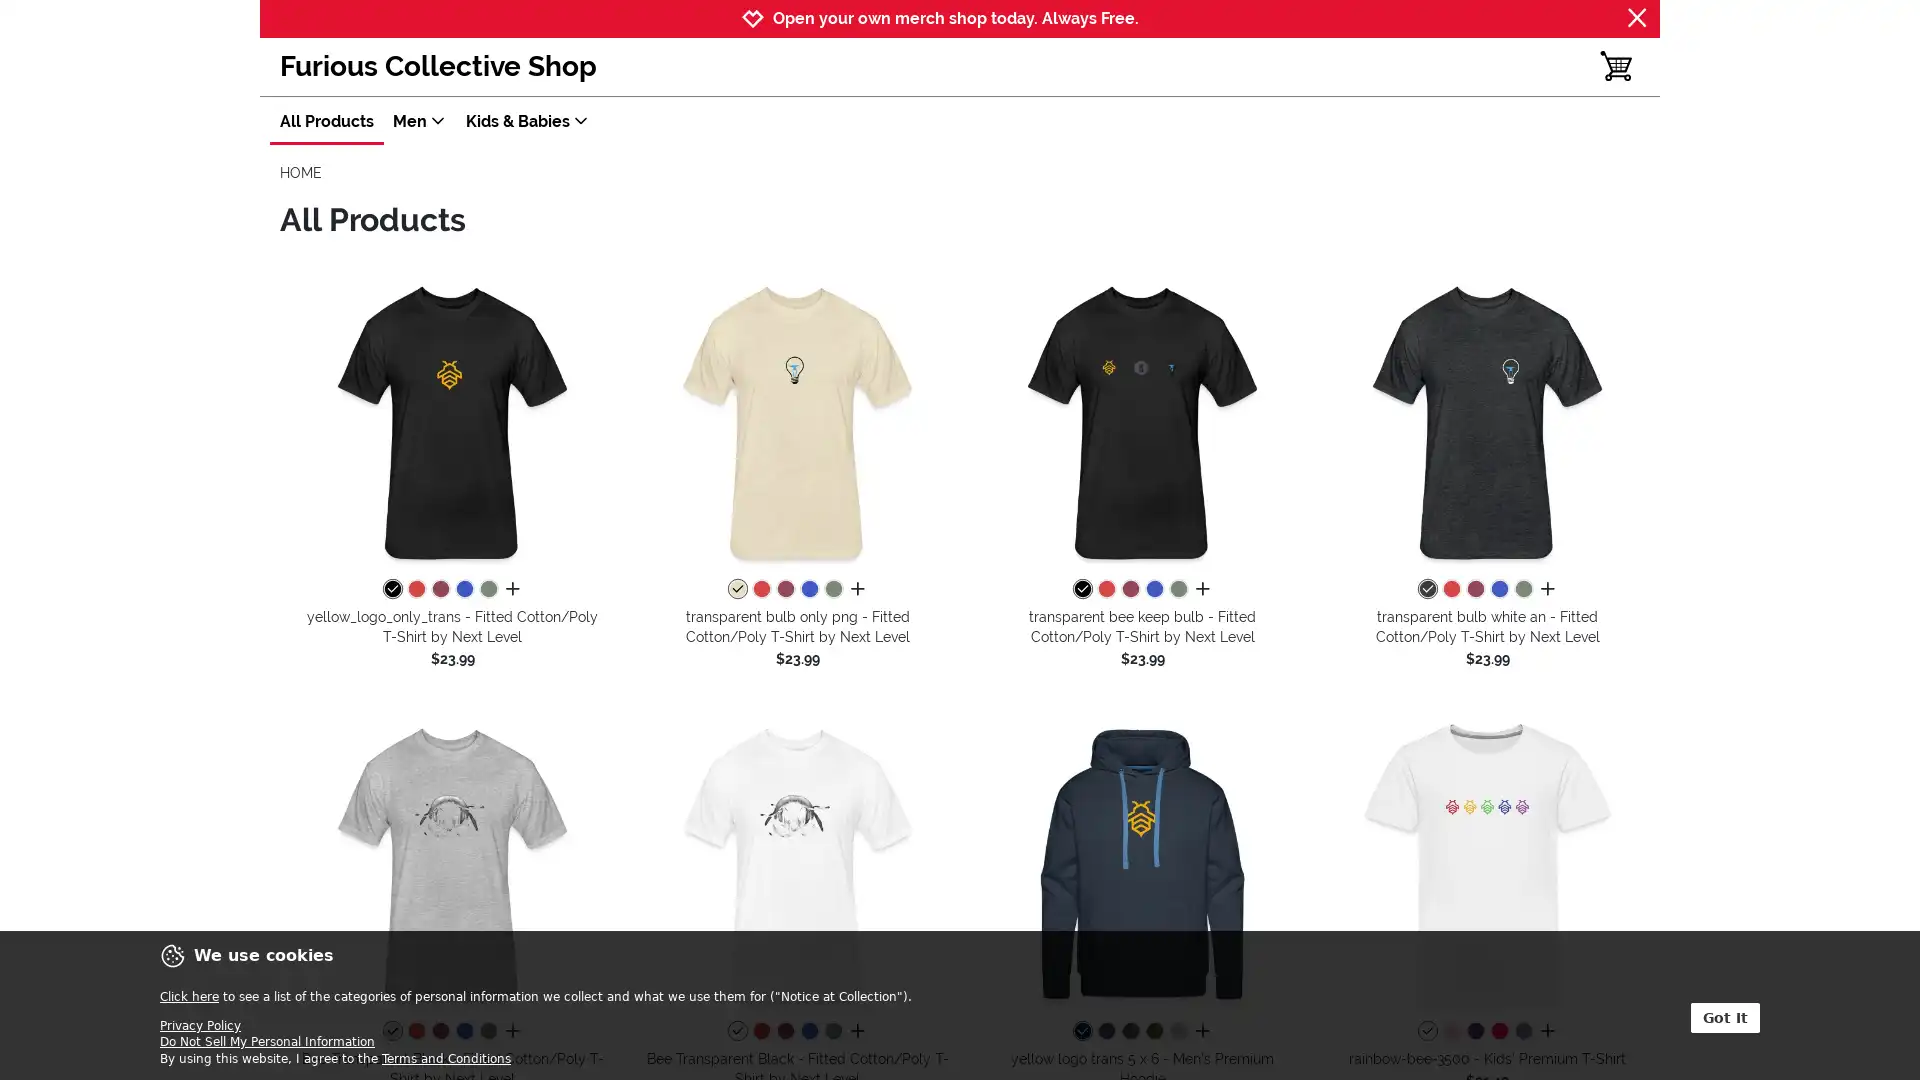 The image size is (1920, 1080). What do you see at coordinates (451, 420) in the screenshot?
I see `yellow_logo_only_trans - Fitted Cotton/Poly T-Shirt by Next Level` at bounding box center [451, 420].